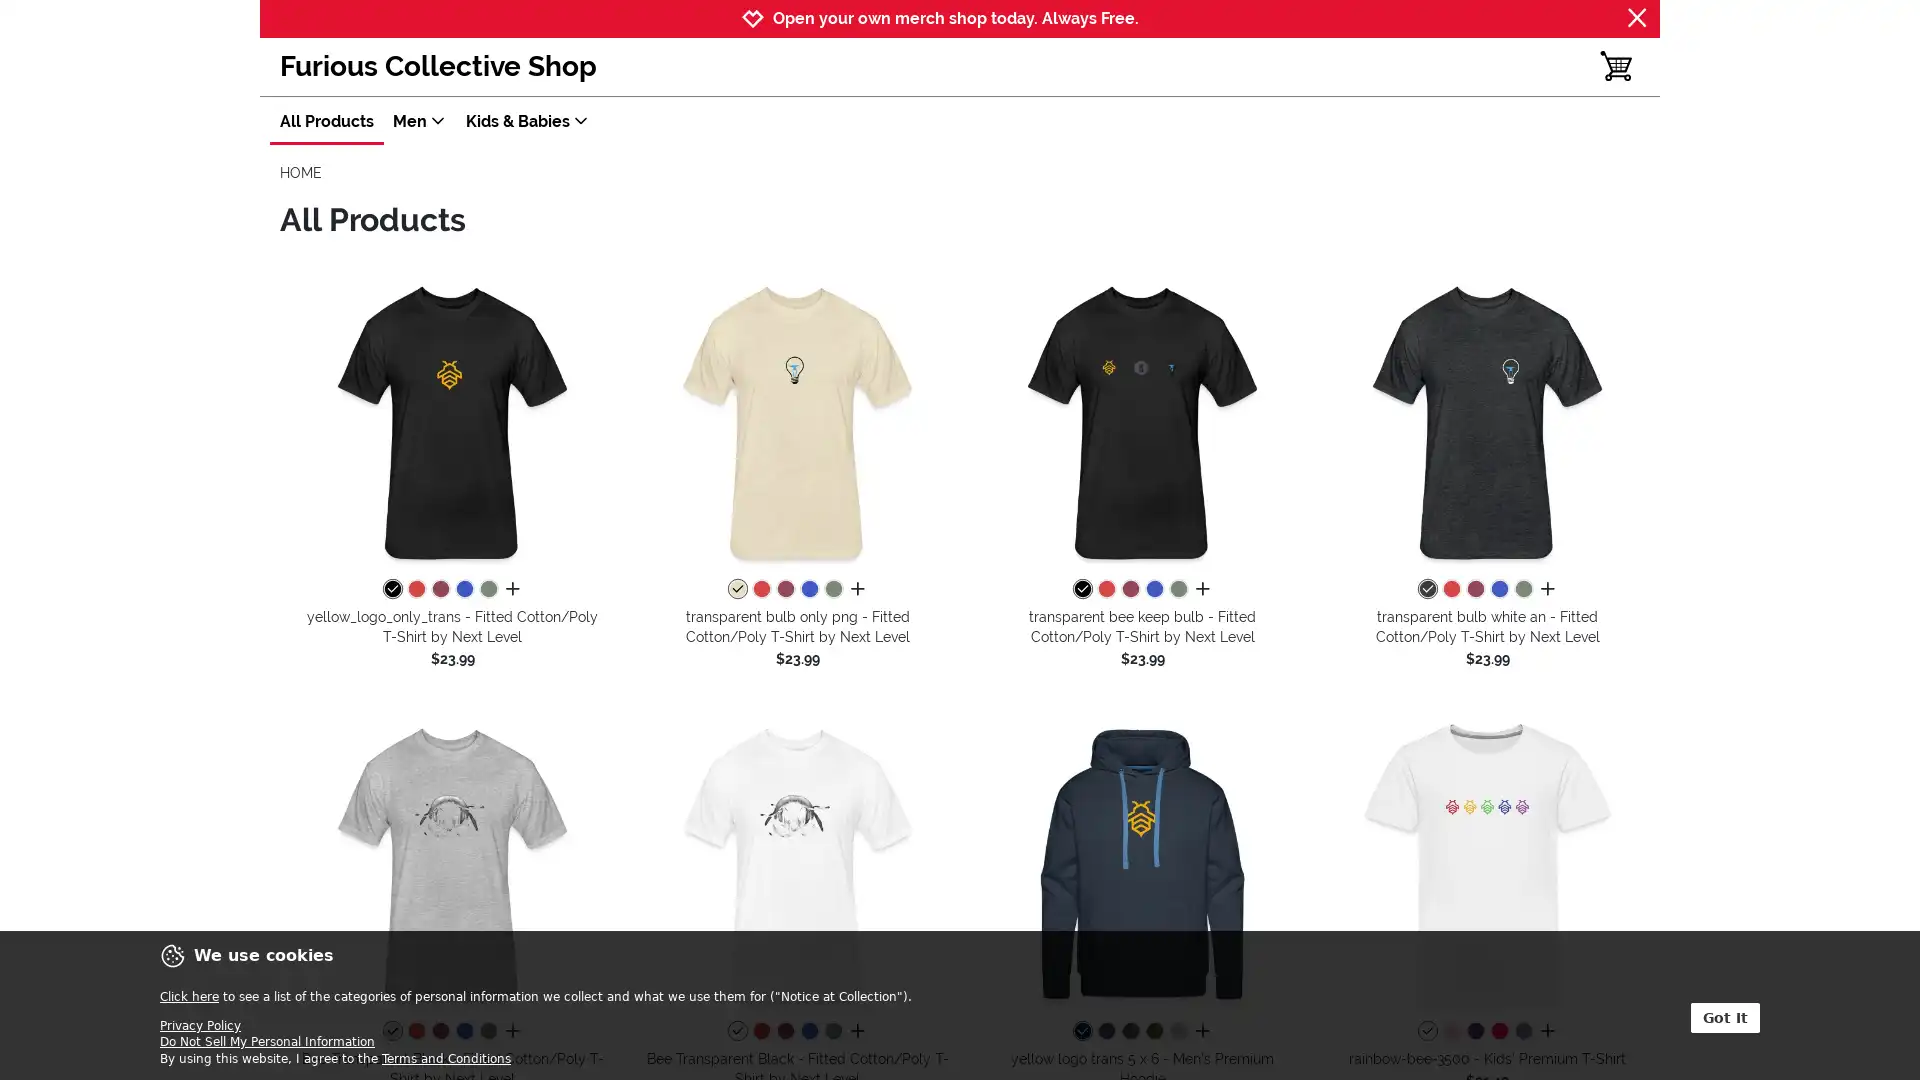 The image size is (1920, 1080). What do you see at coordinates (451, 420) in the screenshot?
I see `yellow_logo_only_trans - Fitted Cotton/Poly T-Shirt by Next Level` at bounding box center [451, 420].